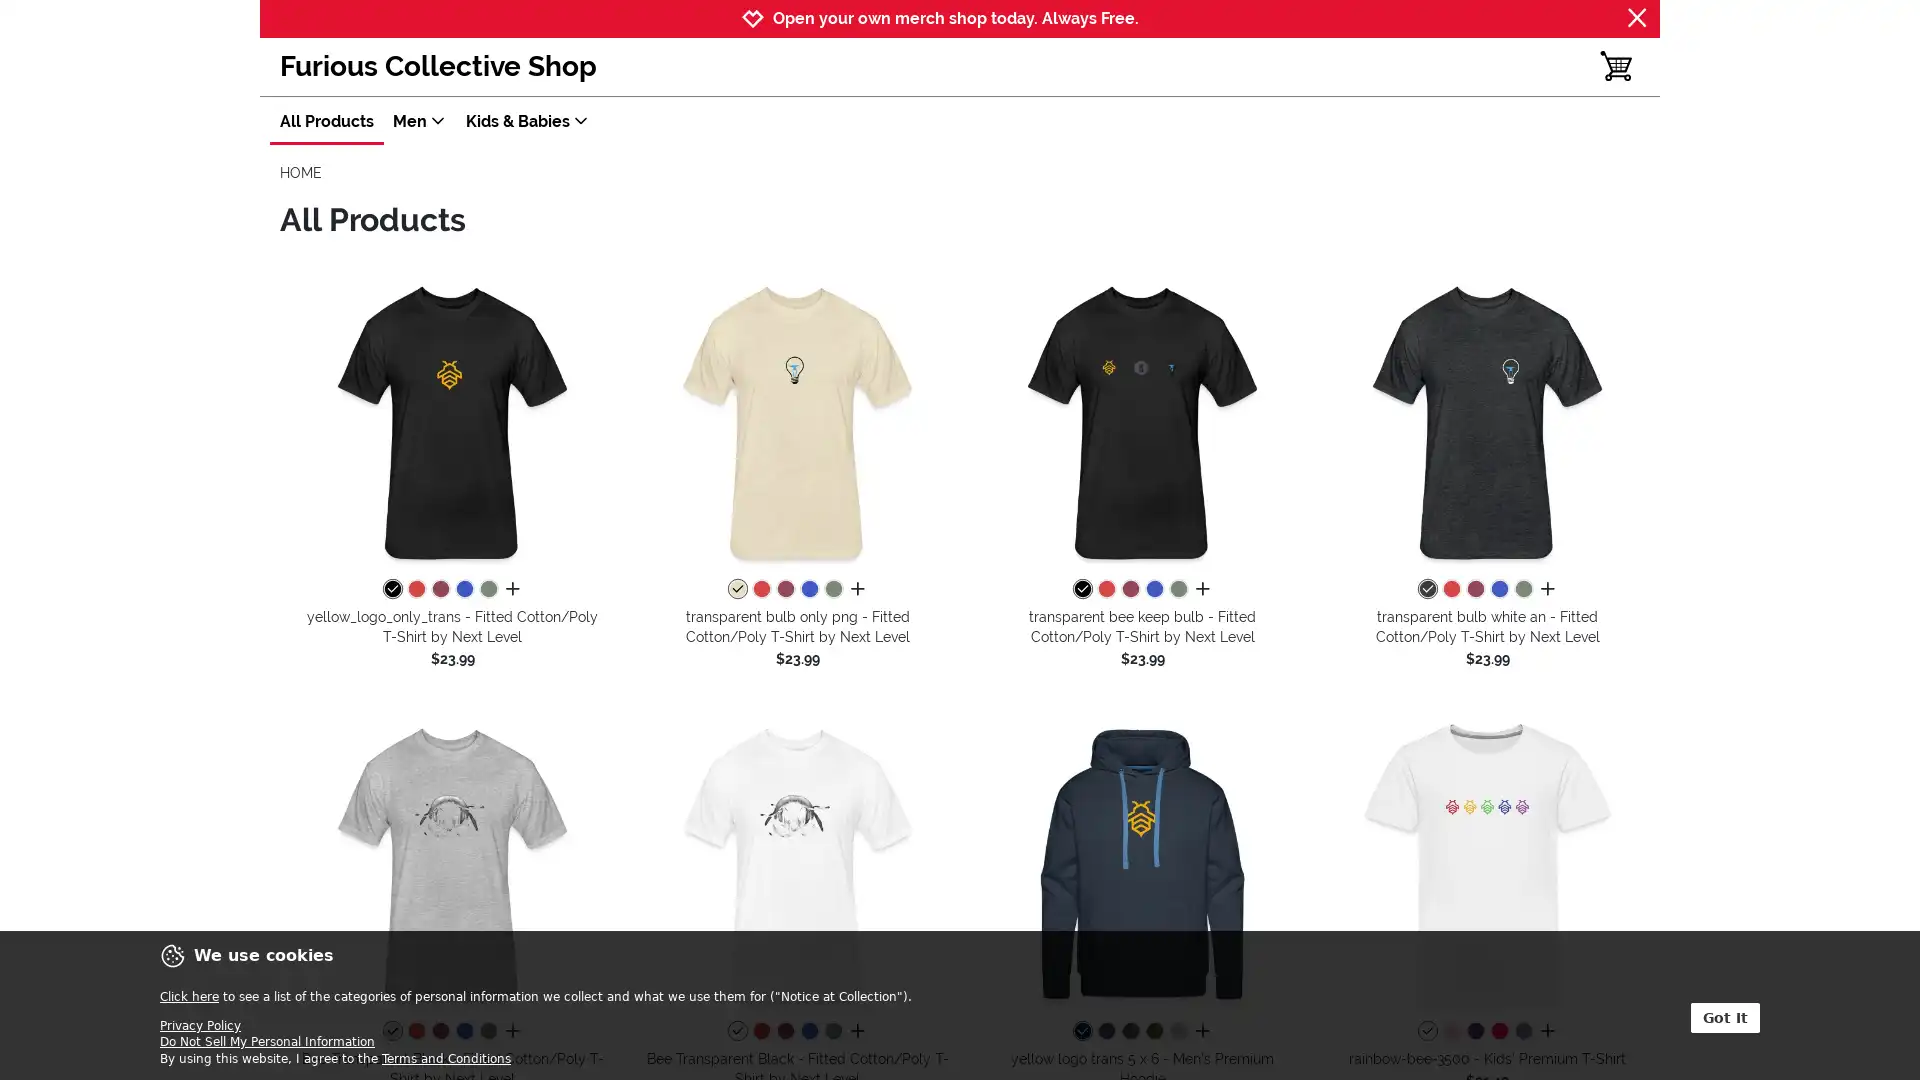 The image size is (1920, 1080). What do you see at coordinates (451, 420) in the screenshot?
I see `yellow_logo_only_trans - Fitted Cotton/Poly T-Shirt by Next Level` at bounding box center [451, 420].